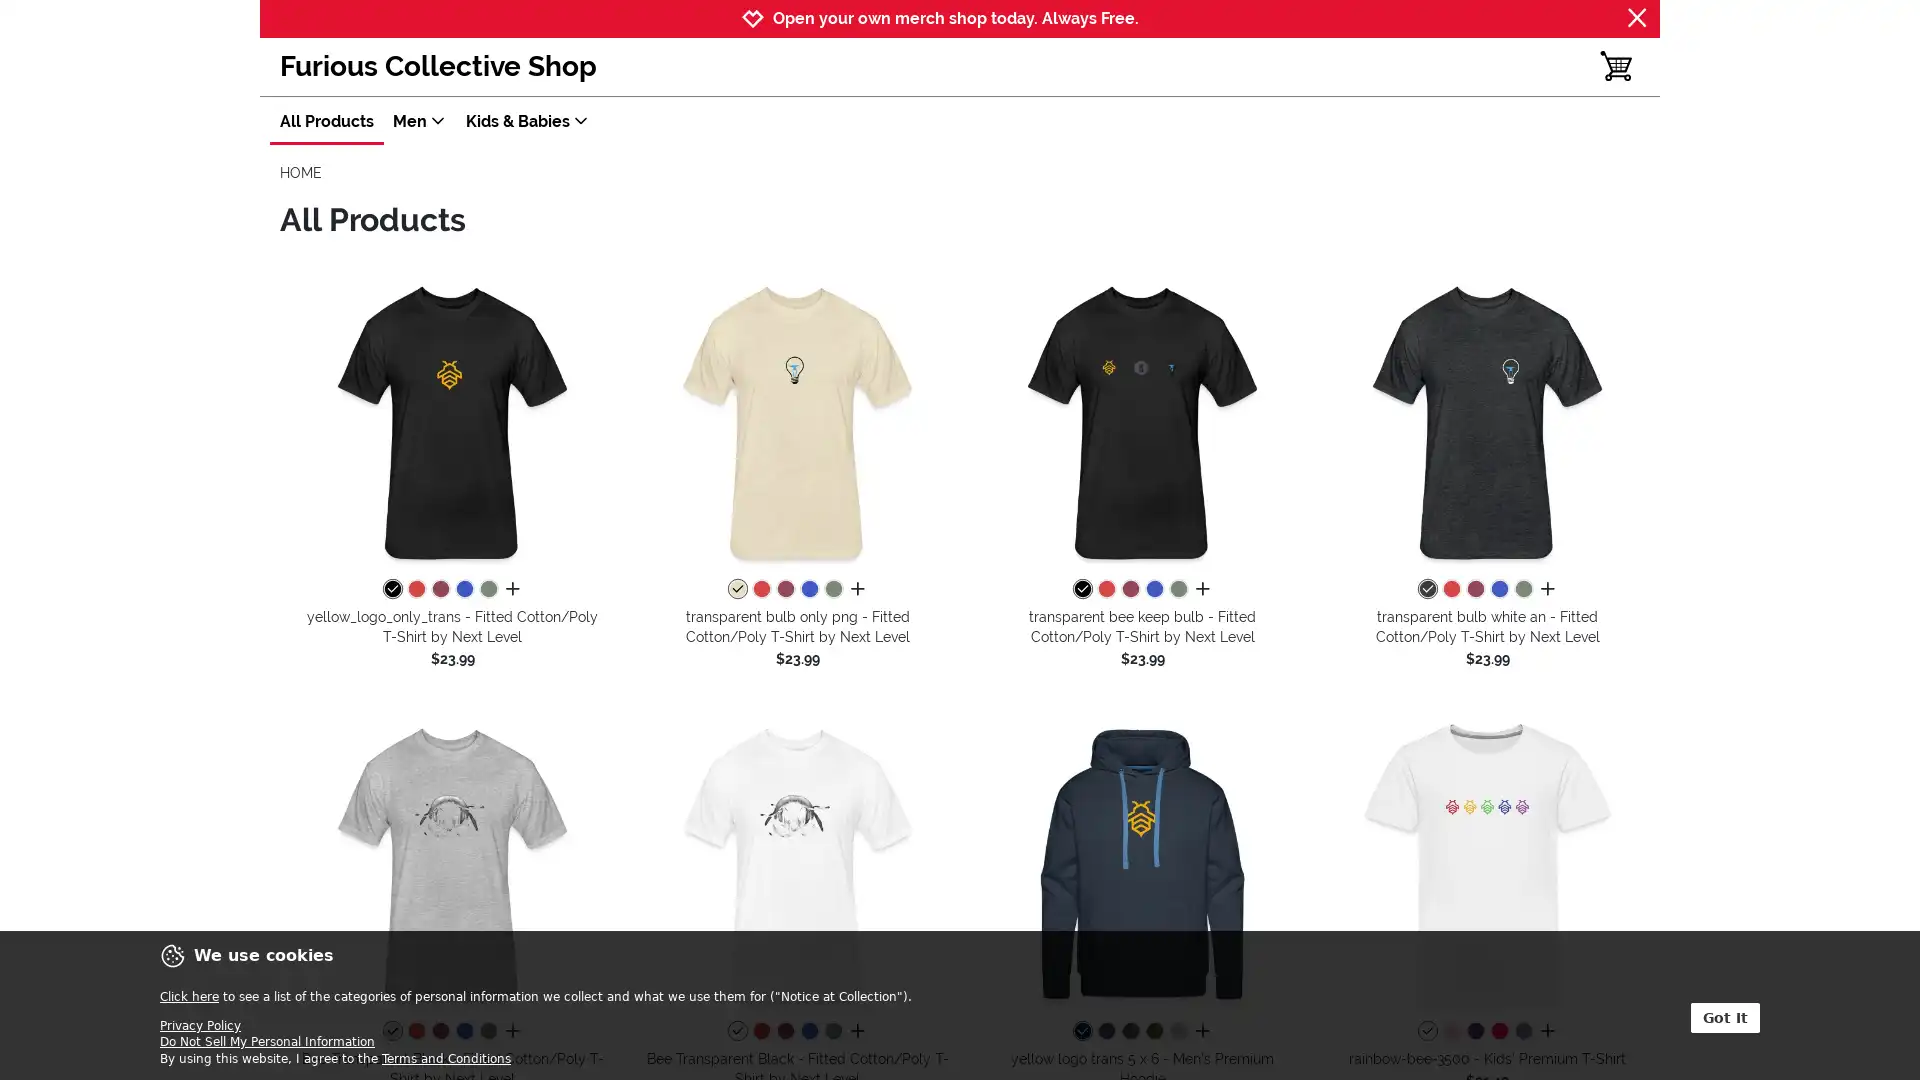 The image size is (1920, 1080). What do you see at coordinates (451, 420) in the screenshot?
I see `yellow_logo_only_trans - Fitted Cotton/Poly T-Shirt by Next Level` at bounding box center [451, 420].